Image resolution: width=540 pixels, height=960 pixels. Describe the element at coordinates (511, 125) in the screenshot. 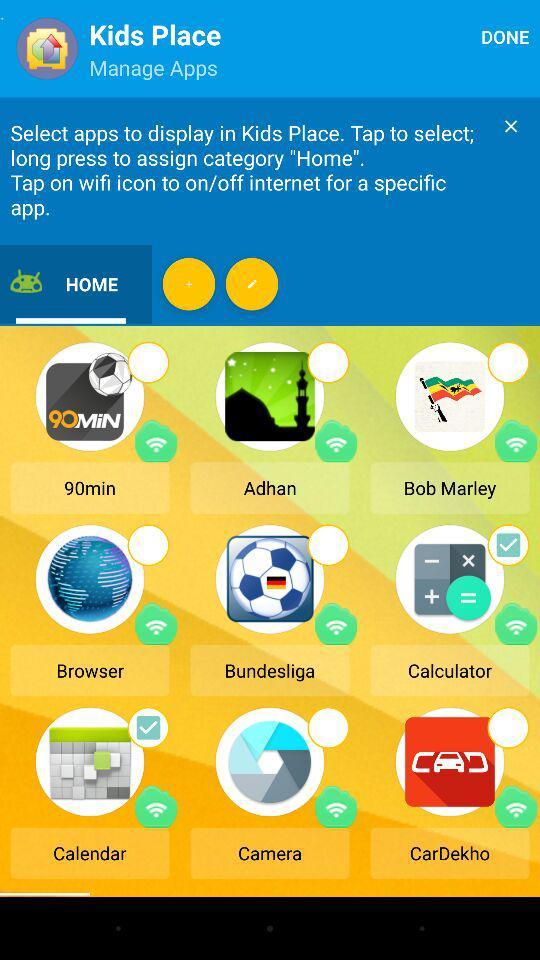

I see `message` at that location.